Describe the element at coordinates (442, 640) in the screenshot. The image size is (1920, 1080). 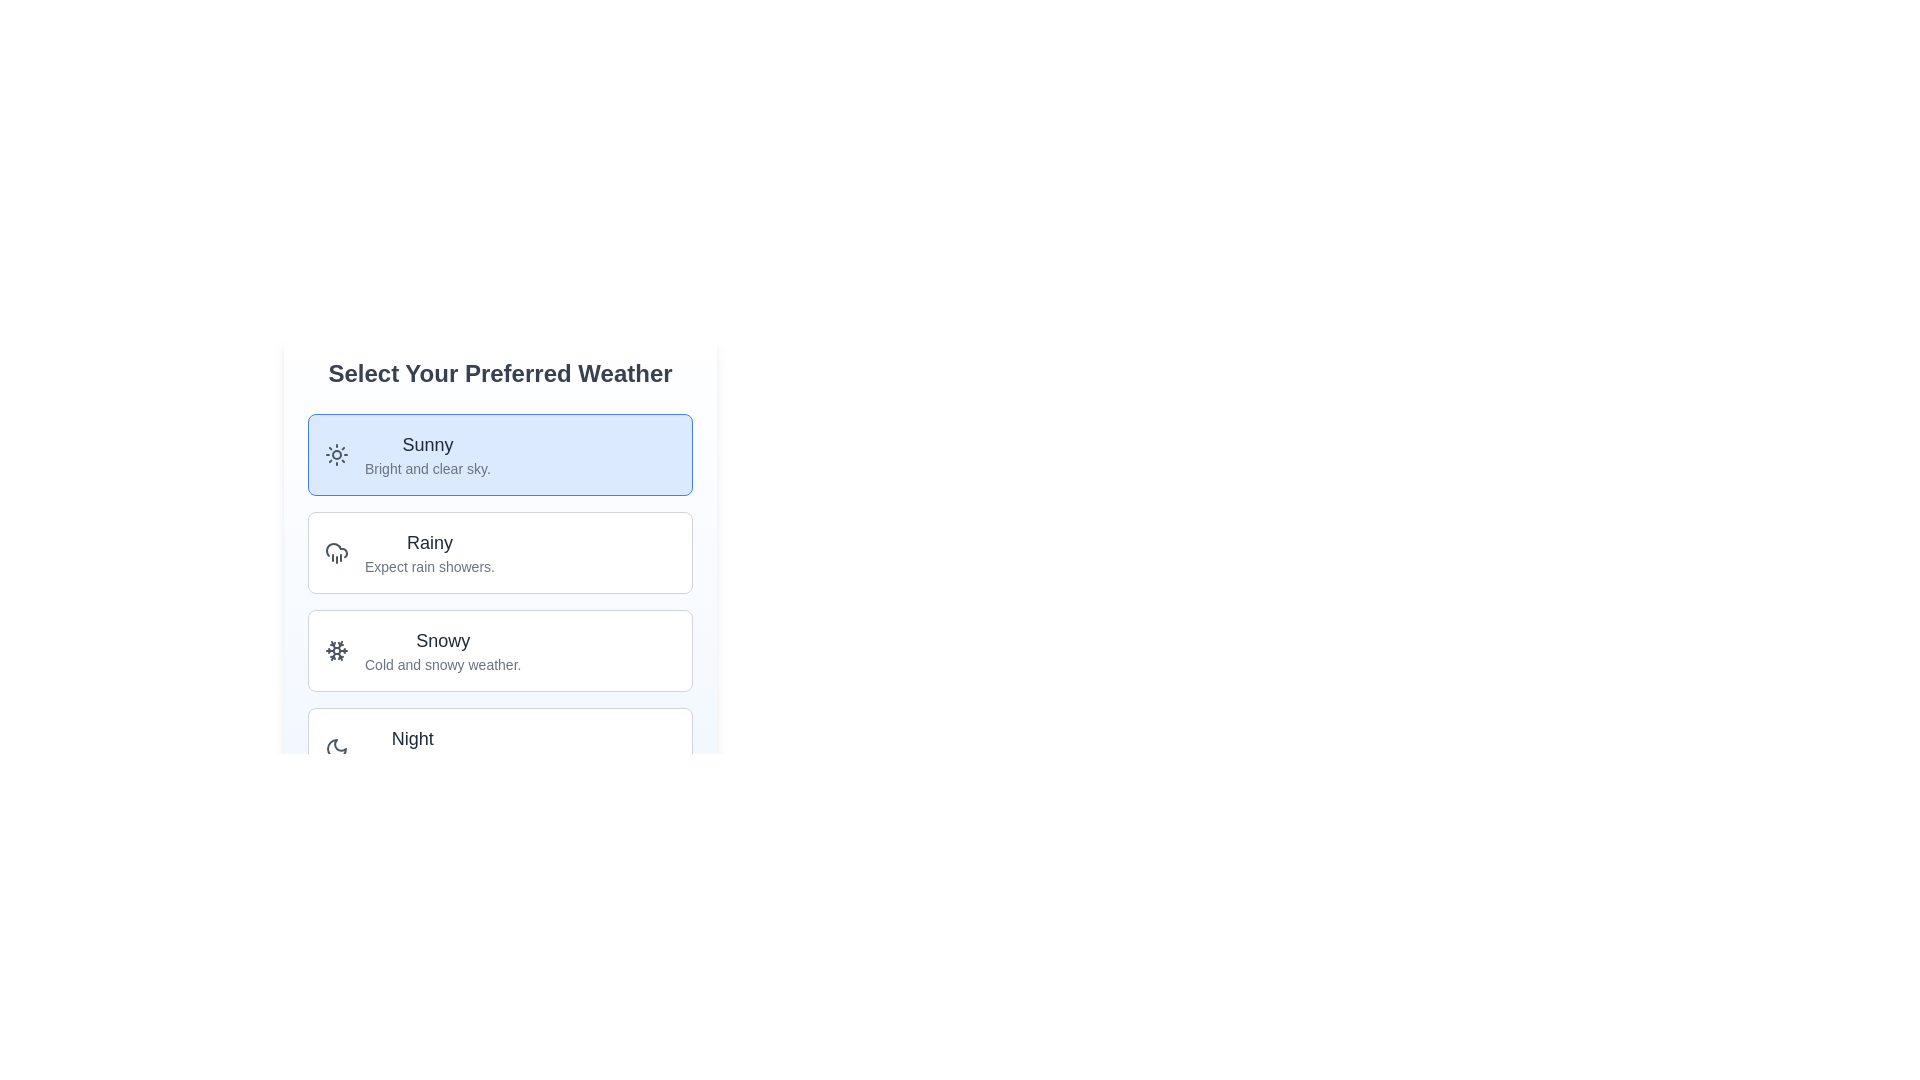
I see `the Text Label displaying 'Snowy', which is part of the weather options row and positioned above the subtitle 'Cold and snowy weather.'` at that location.